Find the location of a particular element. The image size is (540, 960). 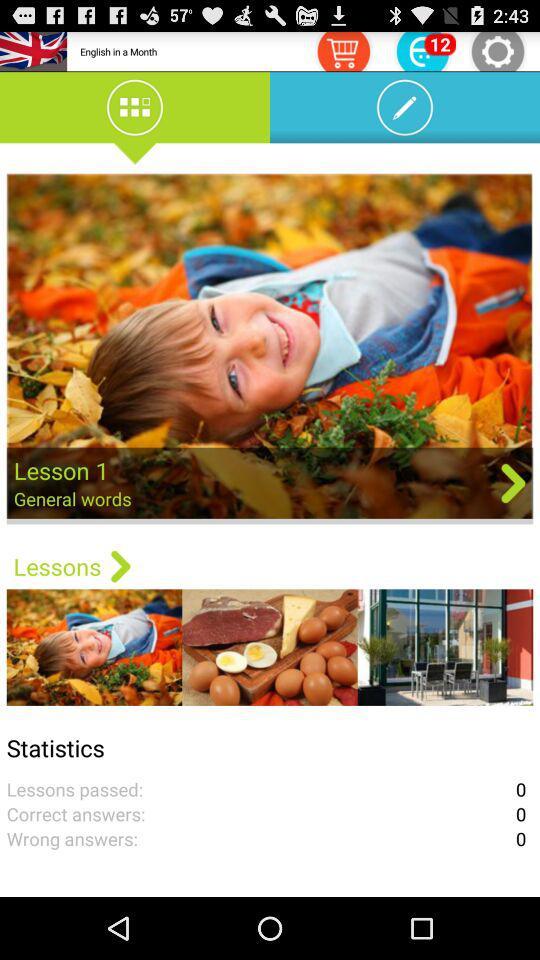

edit button on page is located at coordinates (405, 110).